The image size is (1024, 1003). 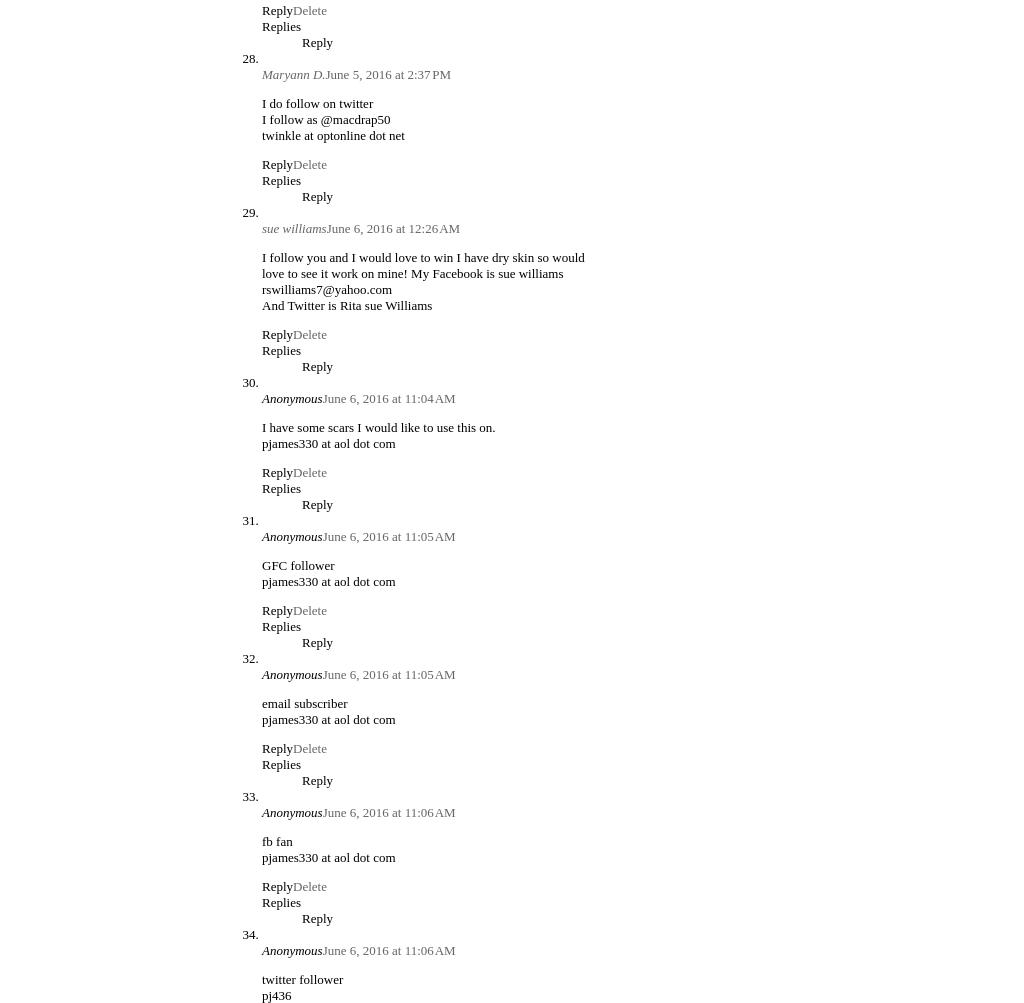 I want to click on 'June 6, 2016 at 11:04 AM', so click(x=387, y=396).